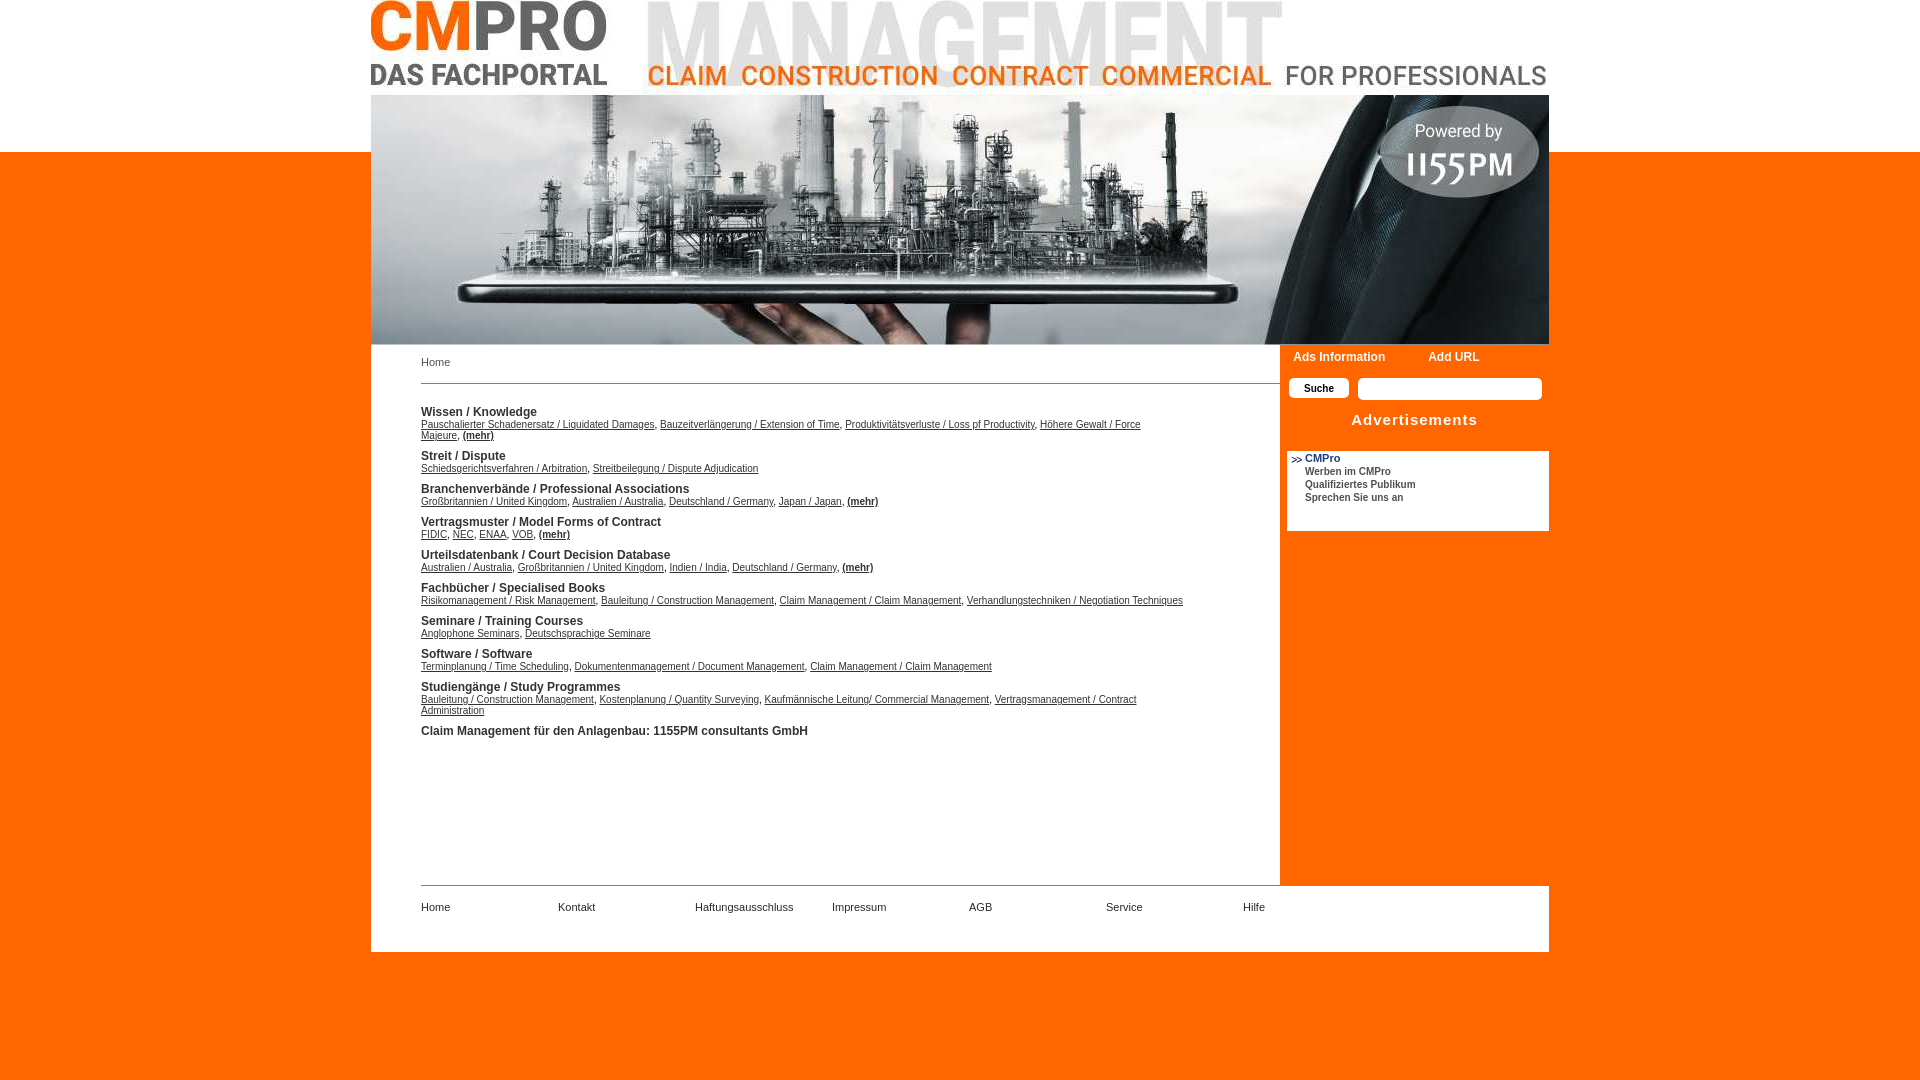 Image resolution: width=1920 pixels, height=1080 pixels. What do you see at coordinates (697, 567) in the screenshot?
I see `'Indien / India'` at bounding box center [697, 567].